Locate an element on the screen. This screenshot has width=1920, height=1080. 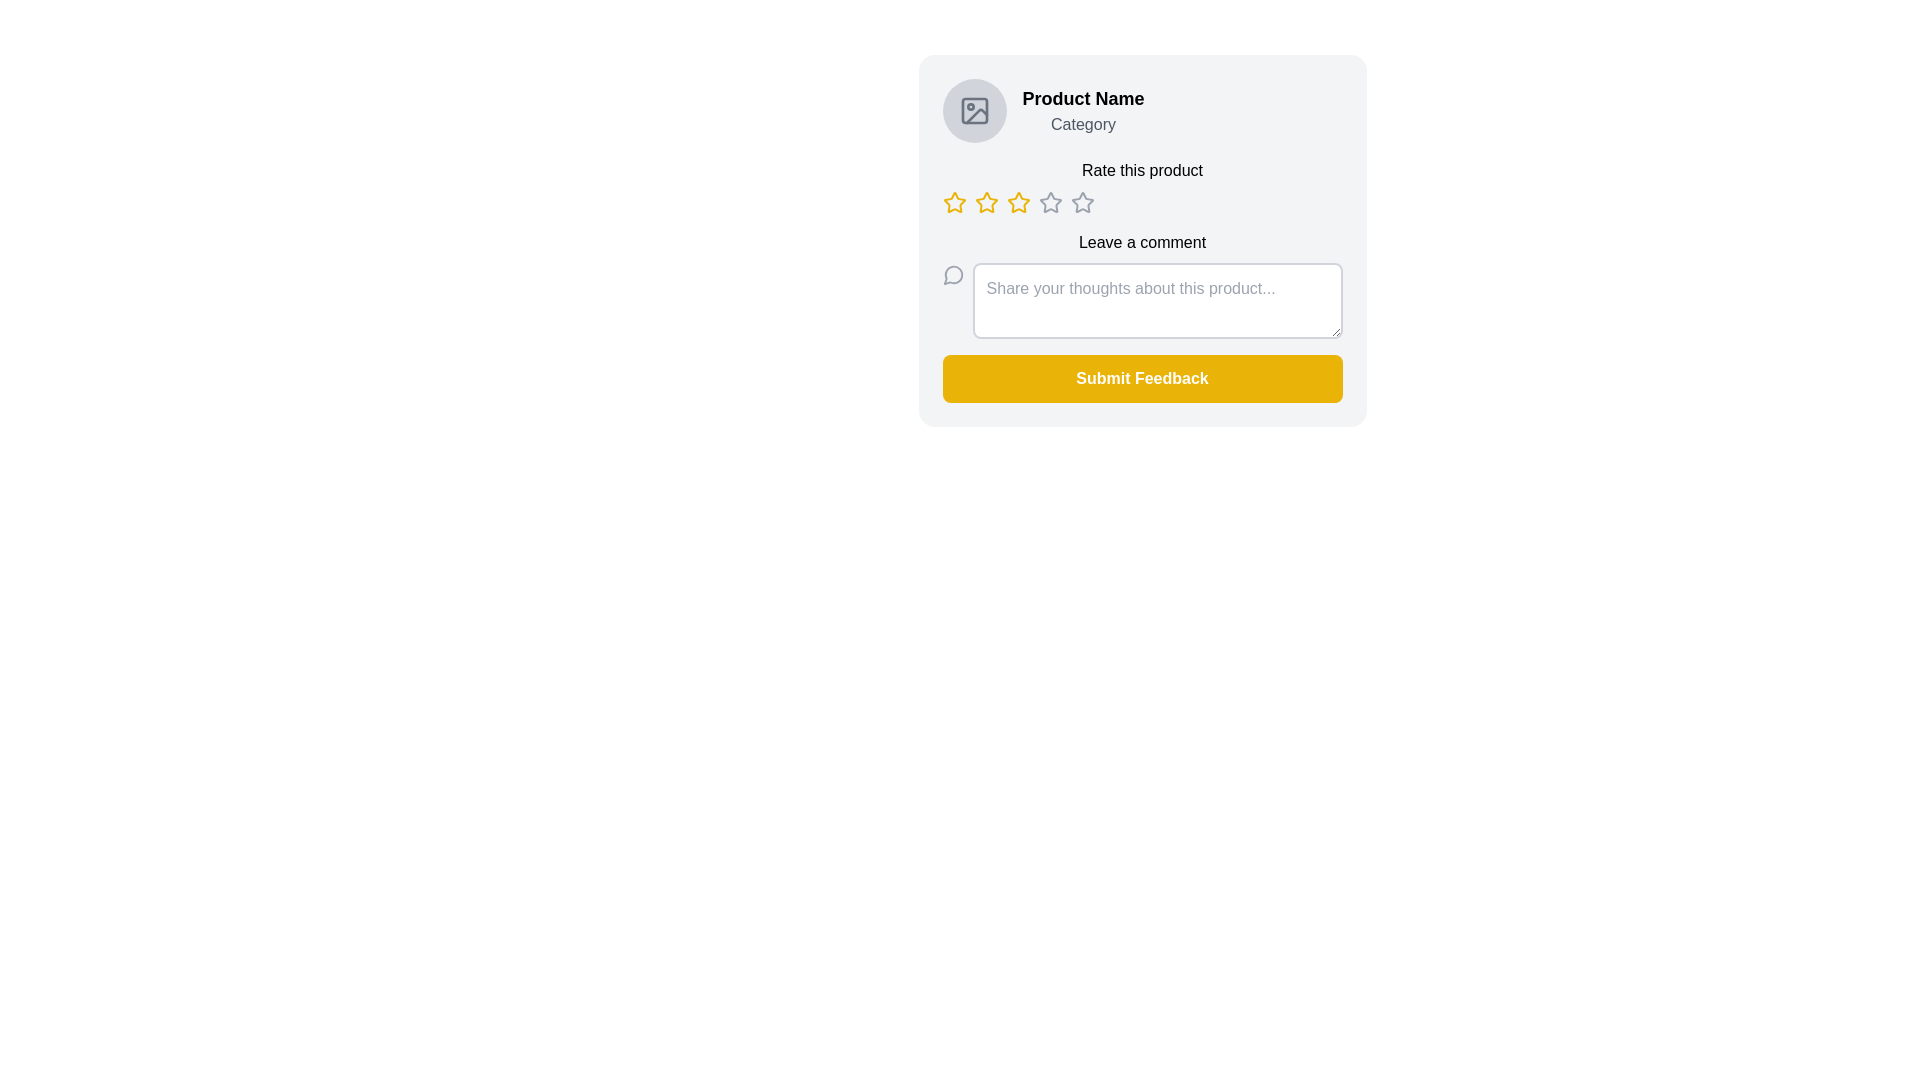
the 'Product Name' text is located at coordinates (1142, 111).